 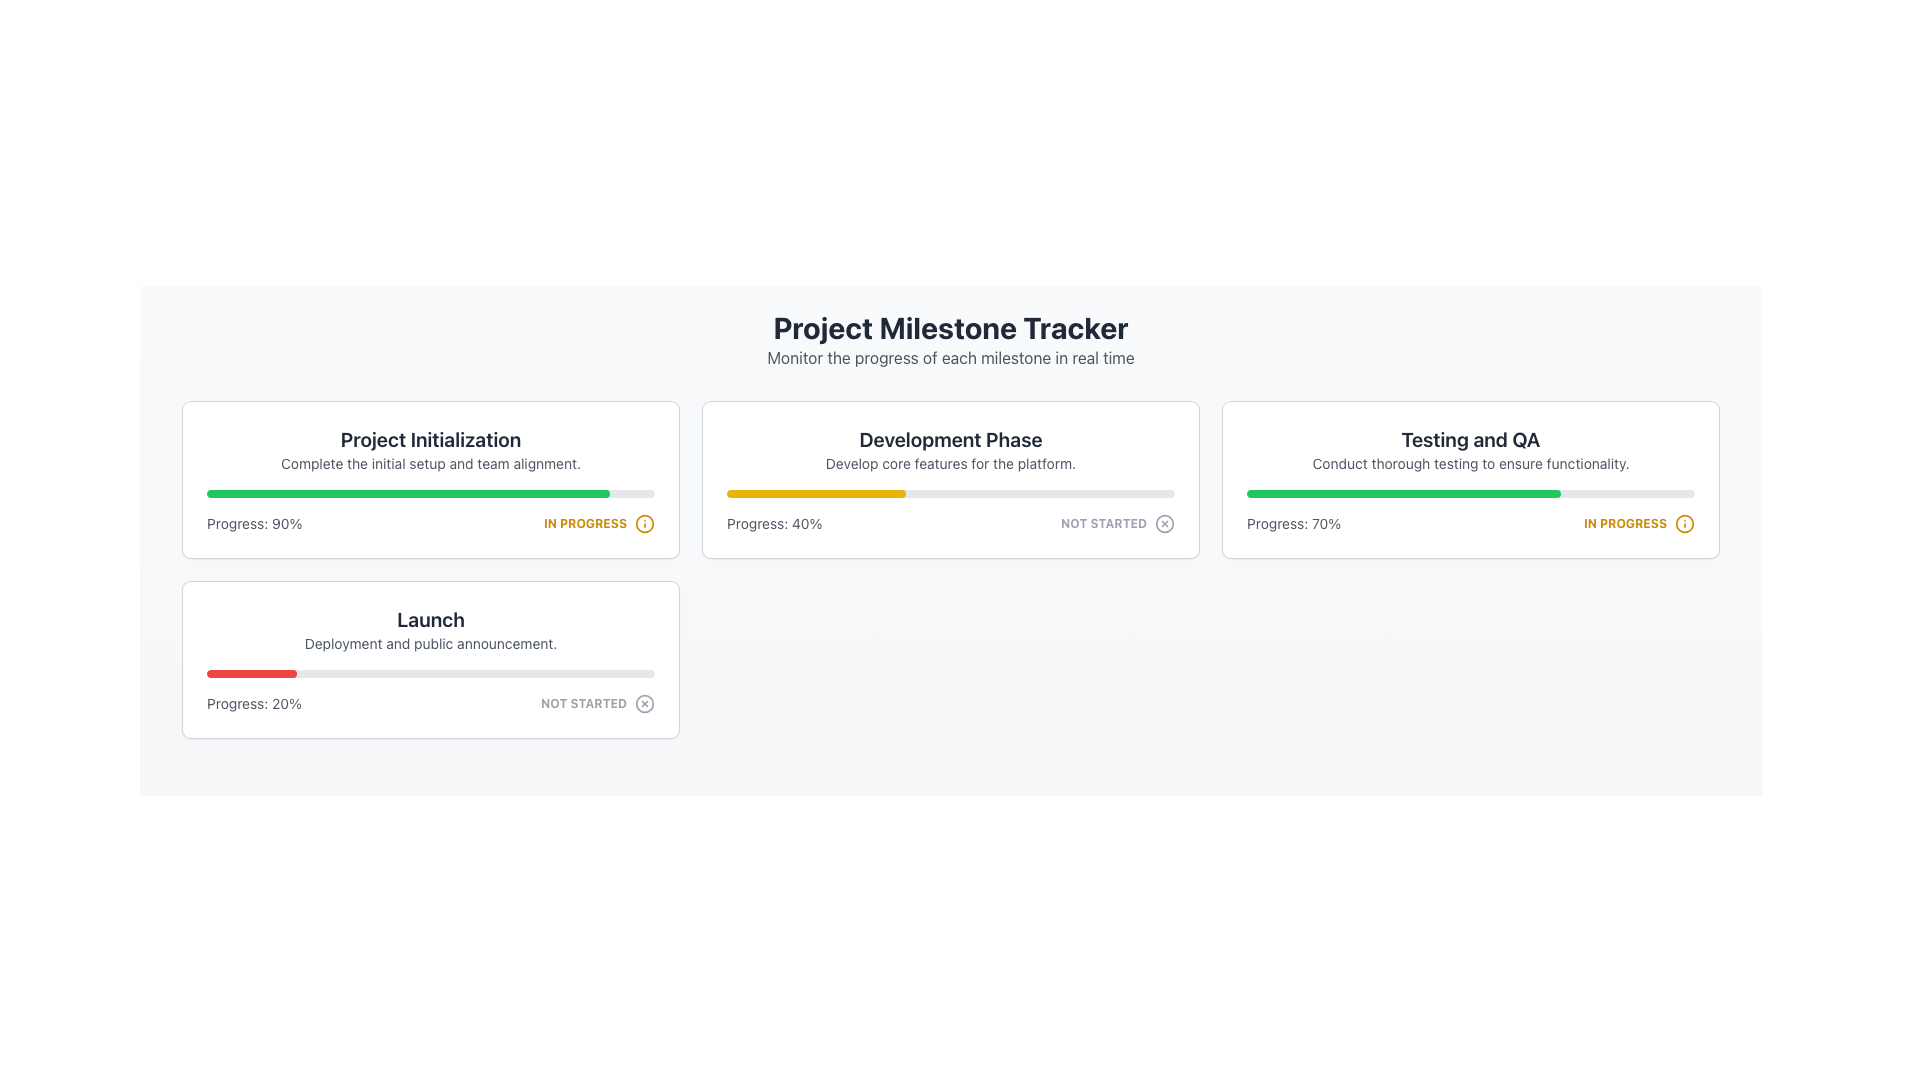 I want to click on any actionable icons that are located near the 'Development Phase' Information Card, which is centrally positioned in the second column of the project tracker interface, so click(x=949, y=479).